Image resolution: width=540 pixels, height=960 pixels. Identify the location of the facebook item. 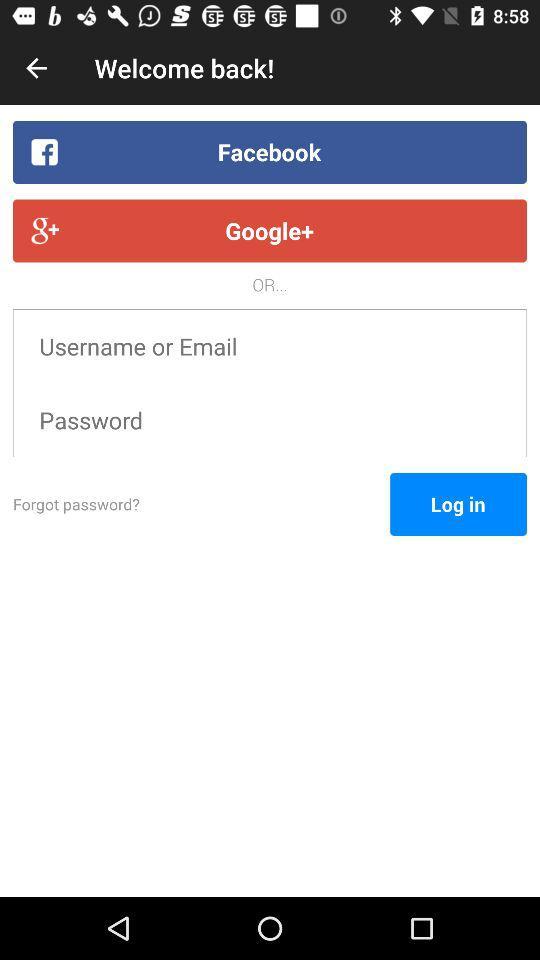
(270, 151).